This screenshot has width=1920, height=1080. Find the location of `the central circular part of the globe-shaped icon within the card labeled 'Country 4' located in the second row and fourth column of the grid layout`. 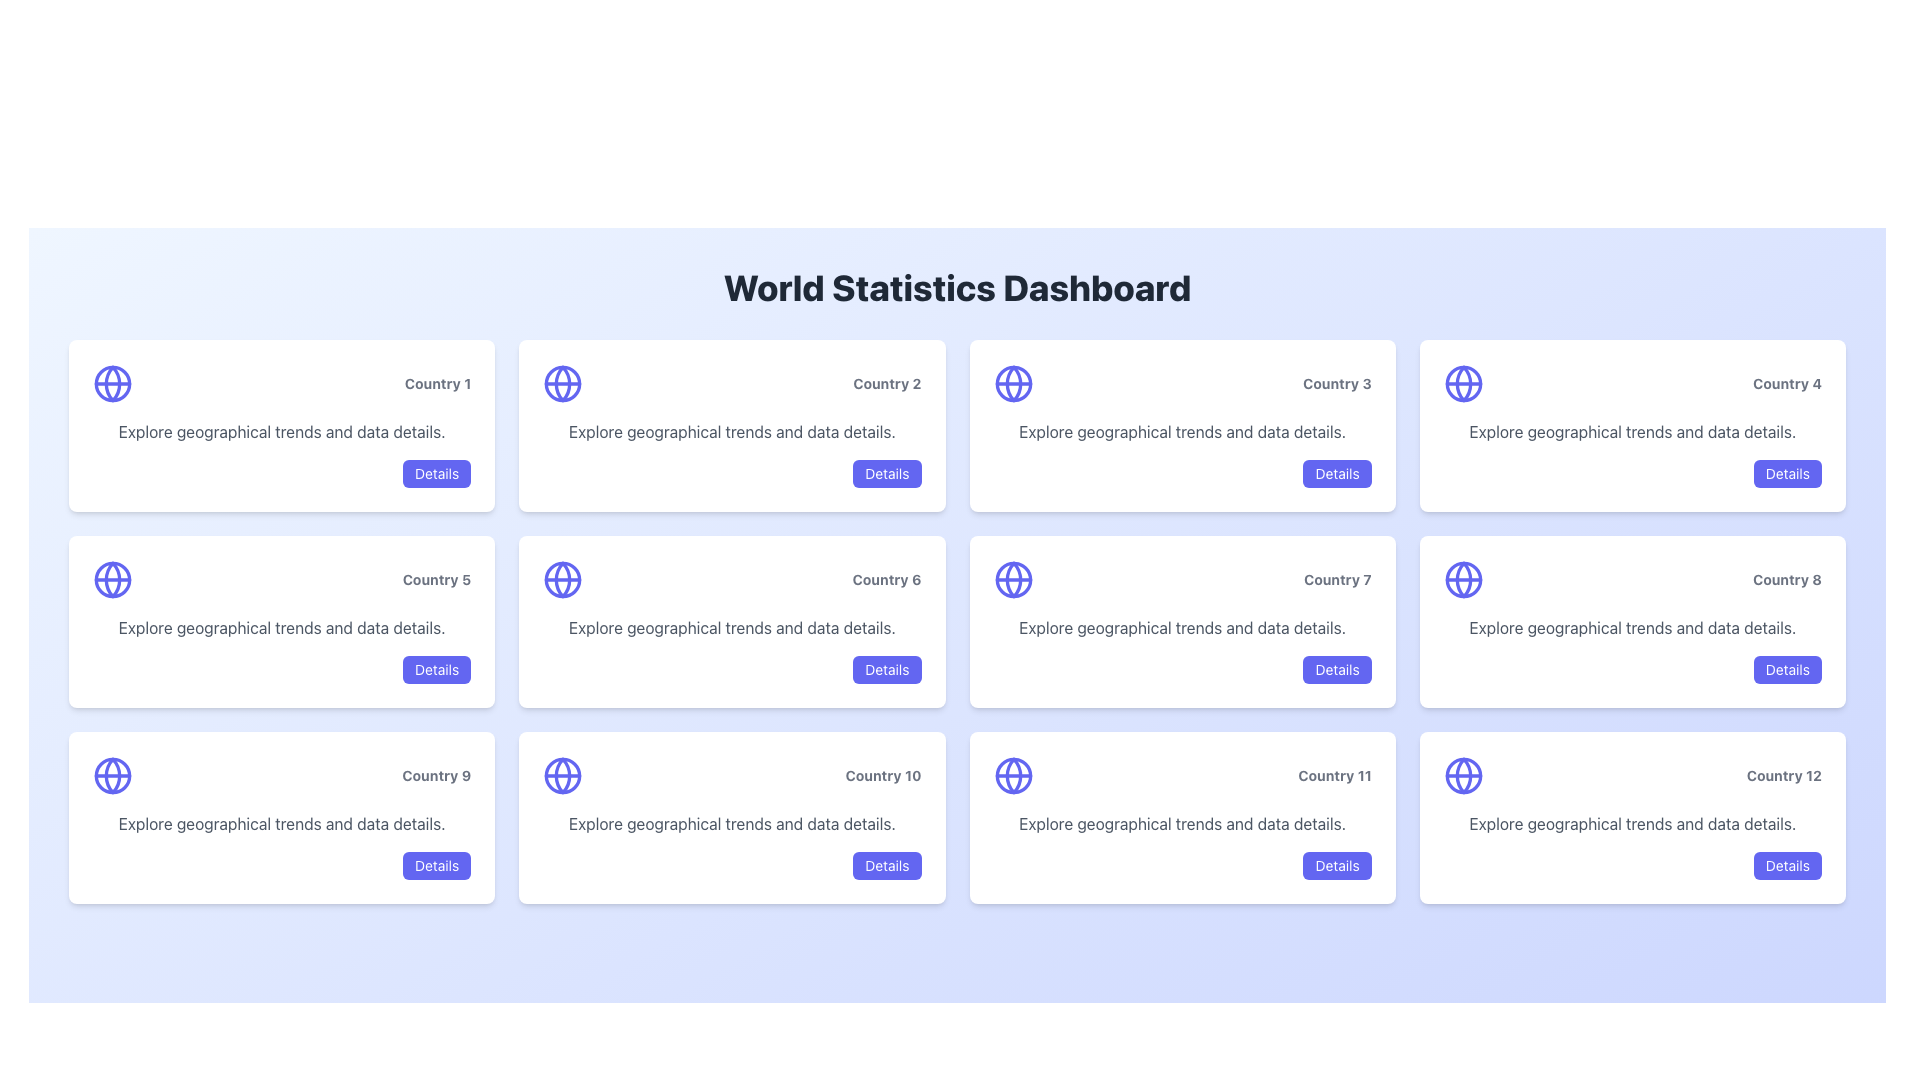

the central circular part of the globe-shaped icon within the card labeled 'Country 4' located in the second row and fourth column of the grid layout is located at coordinates (1463, 384).